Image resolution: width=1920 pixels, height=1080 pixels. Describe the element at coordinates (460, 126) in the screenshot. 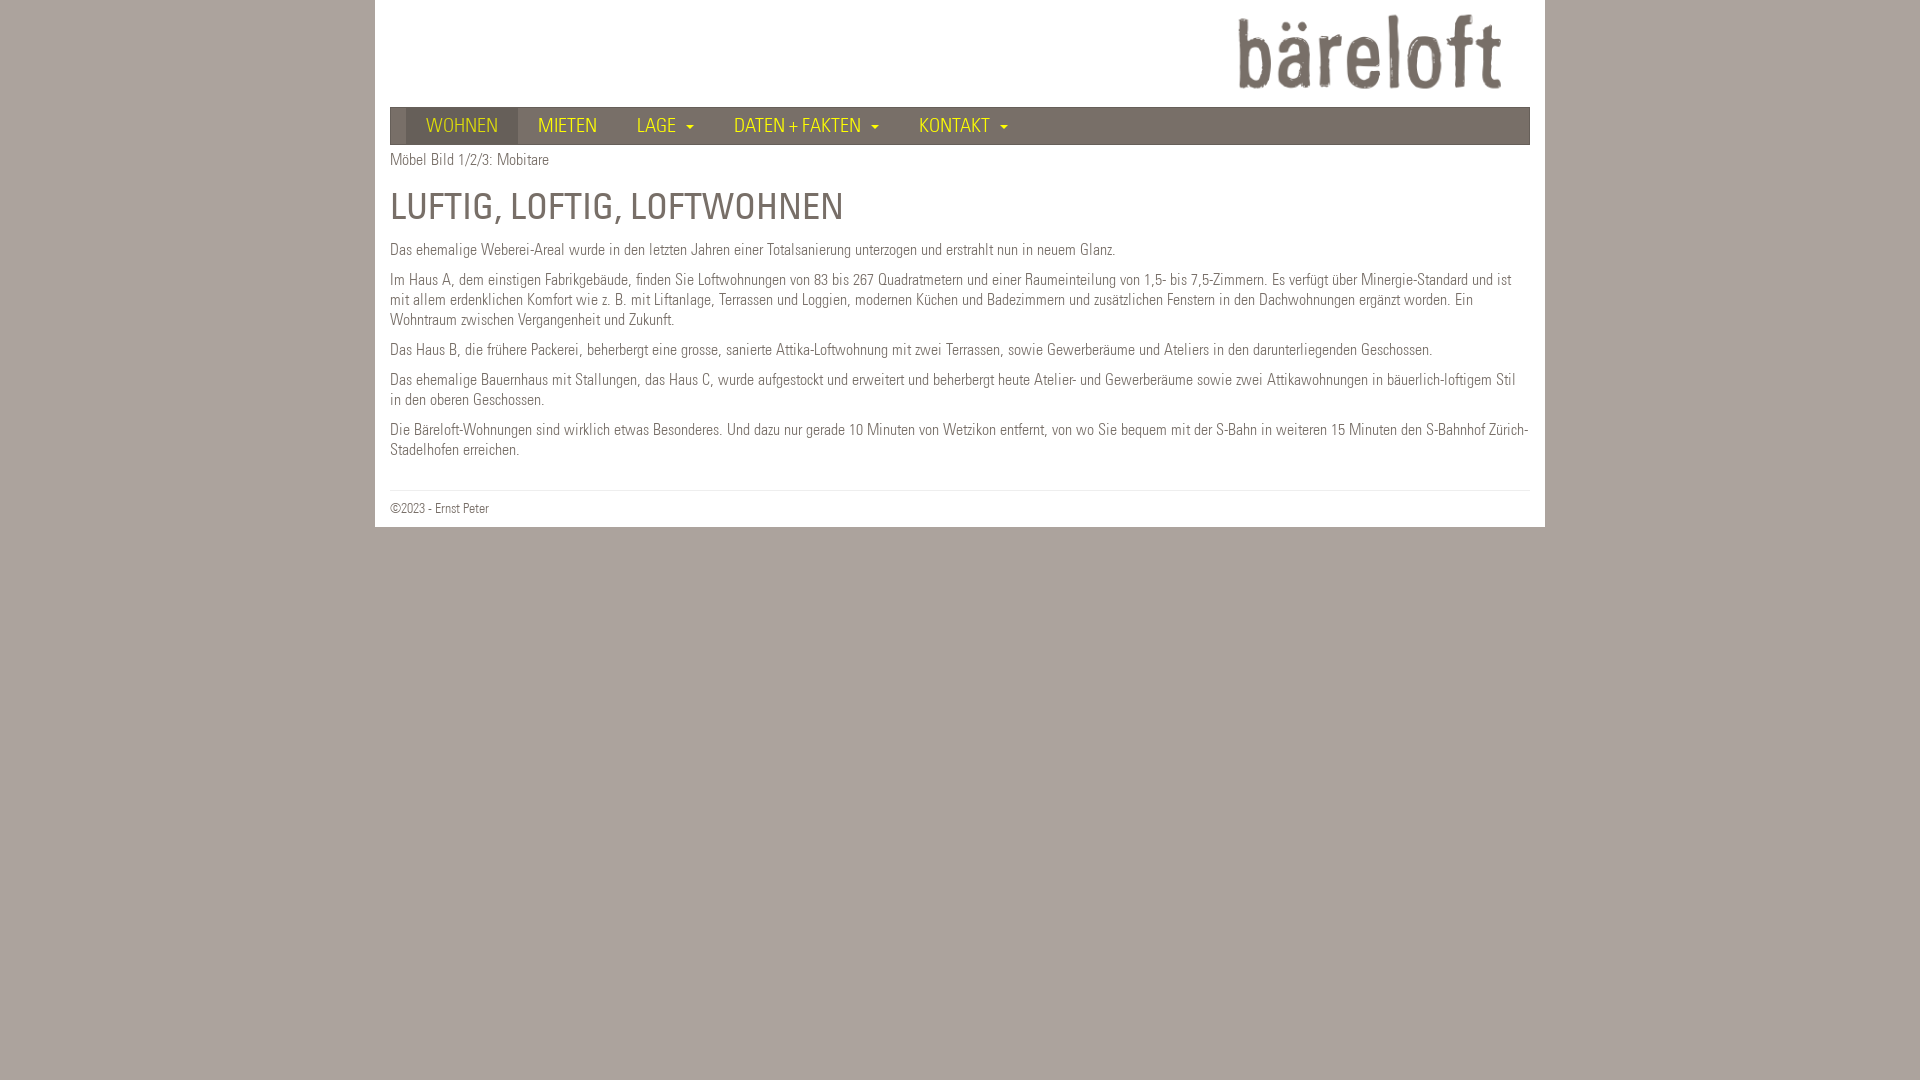

I see `'WOHNEN'` at that location.